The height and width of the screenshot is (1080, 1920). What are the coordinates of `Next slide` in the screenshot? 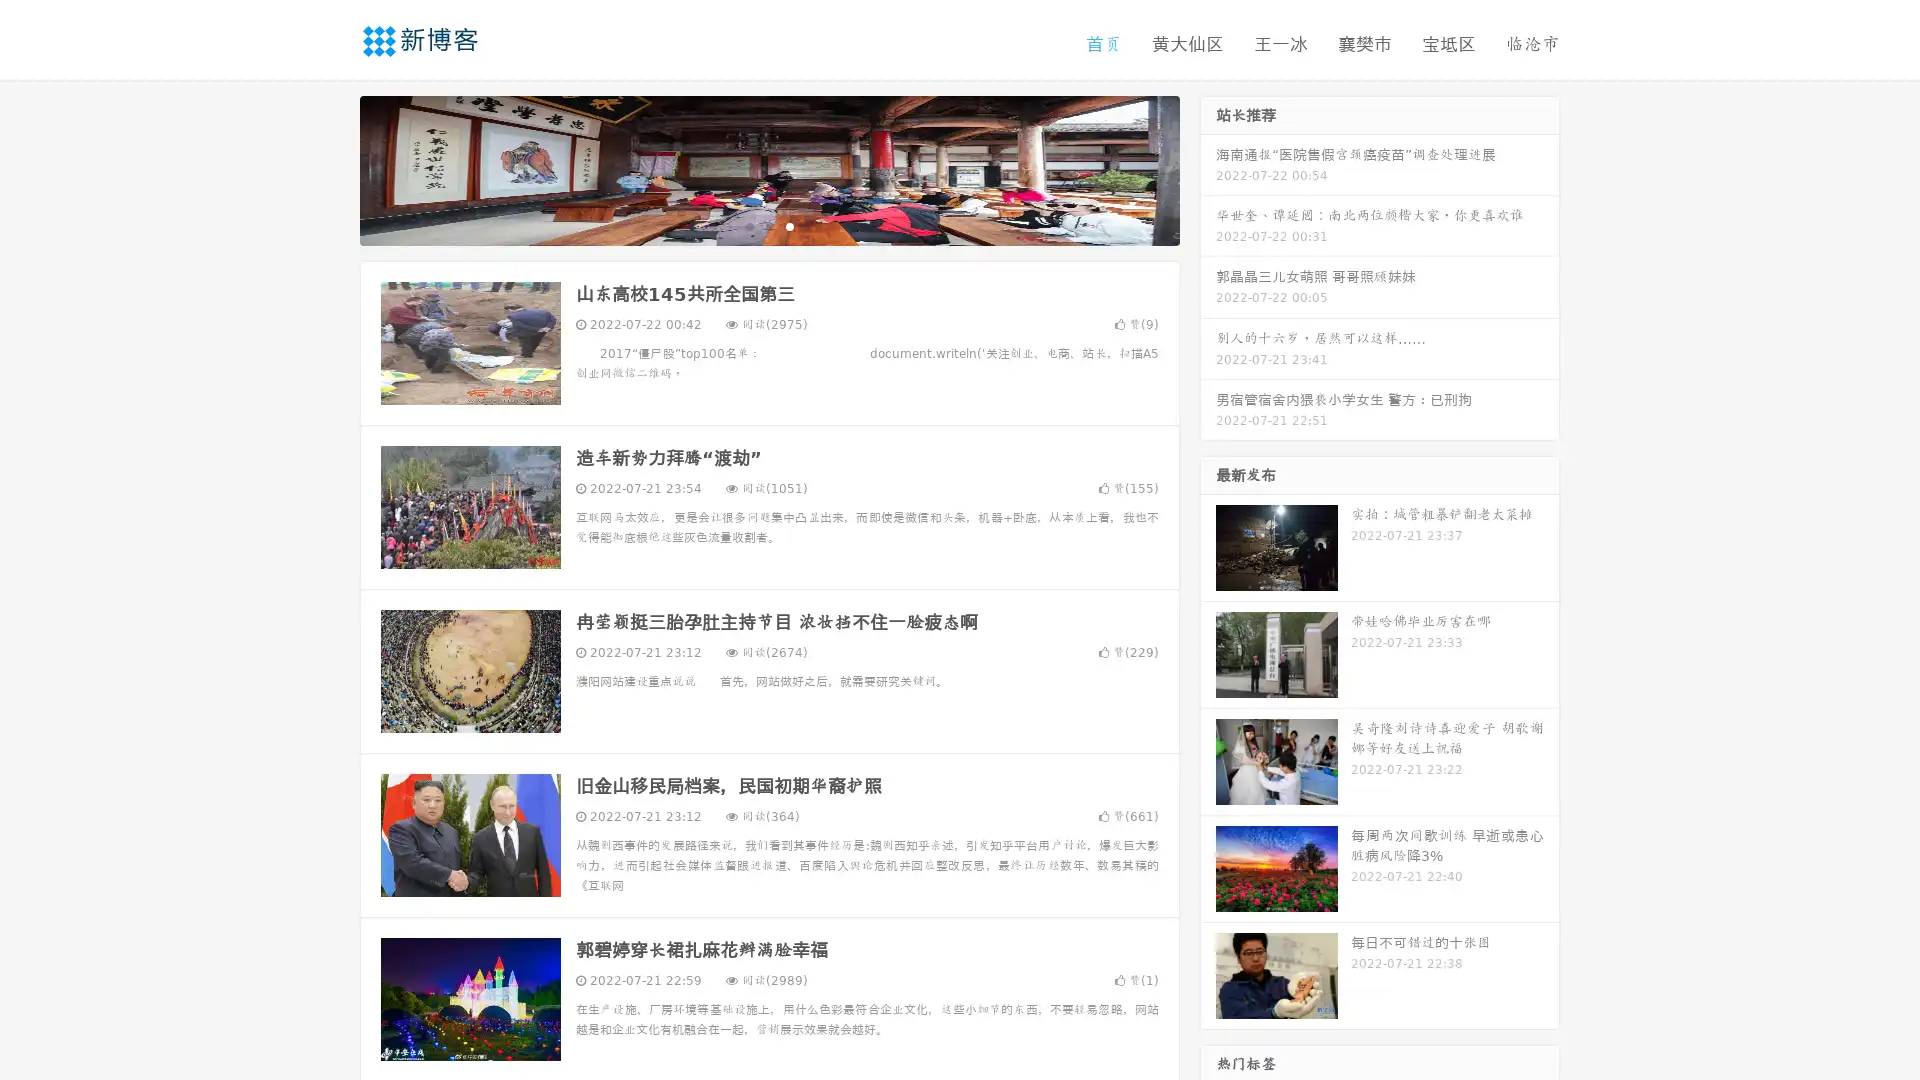 It's located at (1208, 168).